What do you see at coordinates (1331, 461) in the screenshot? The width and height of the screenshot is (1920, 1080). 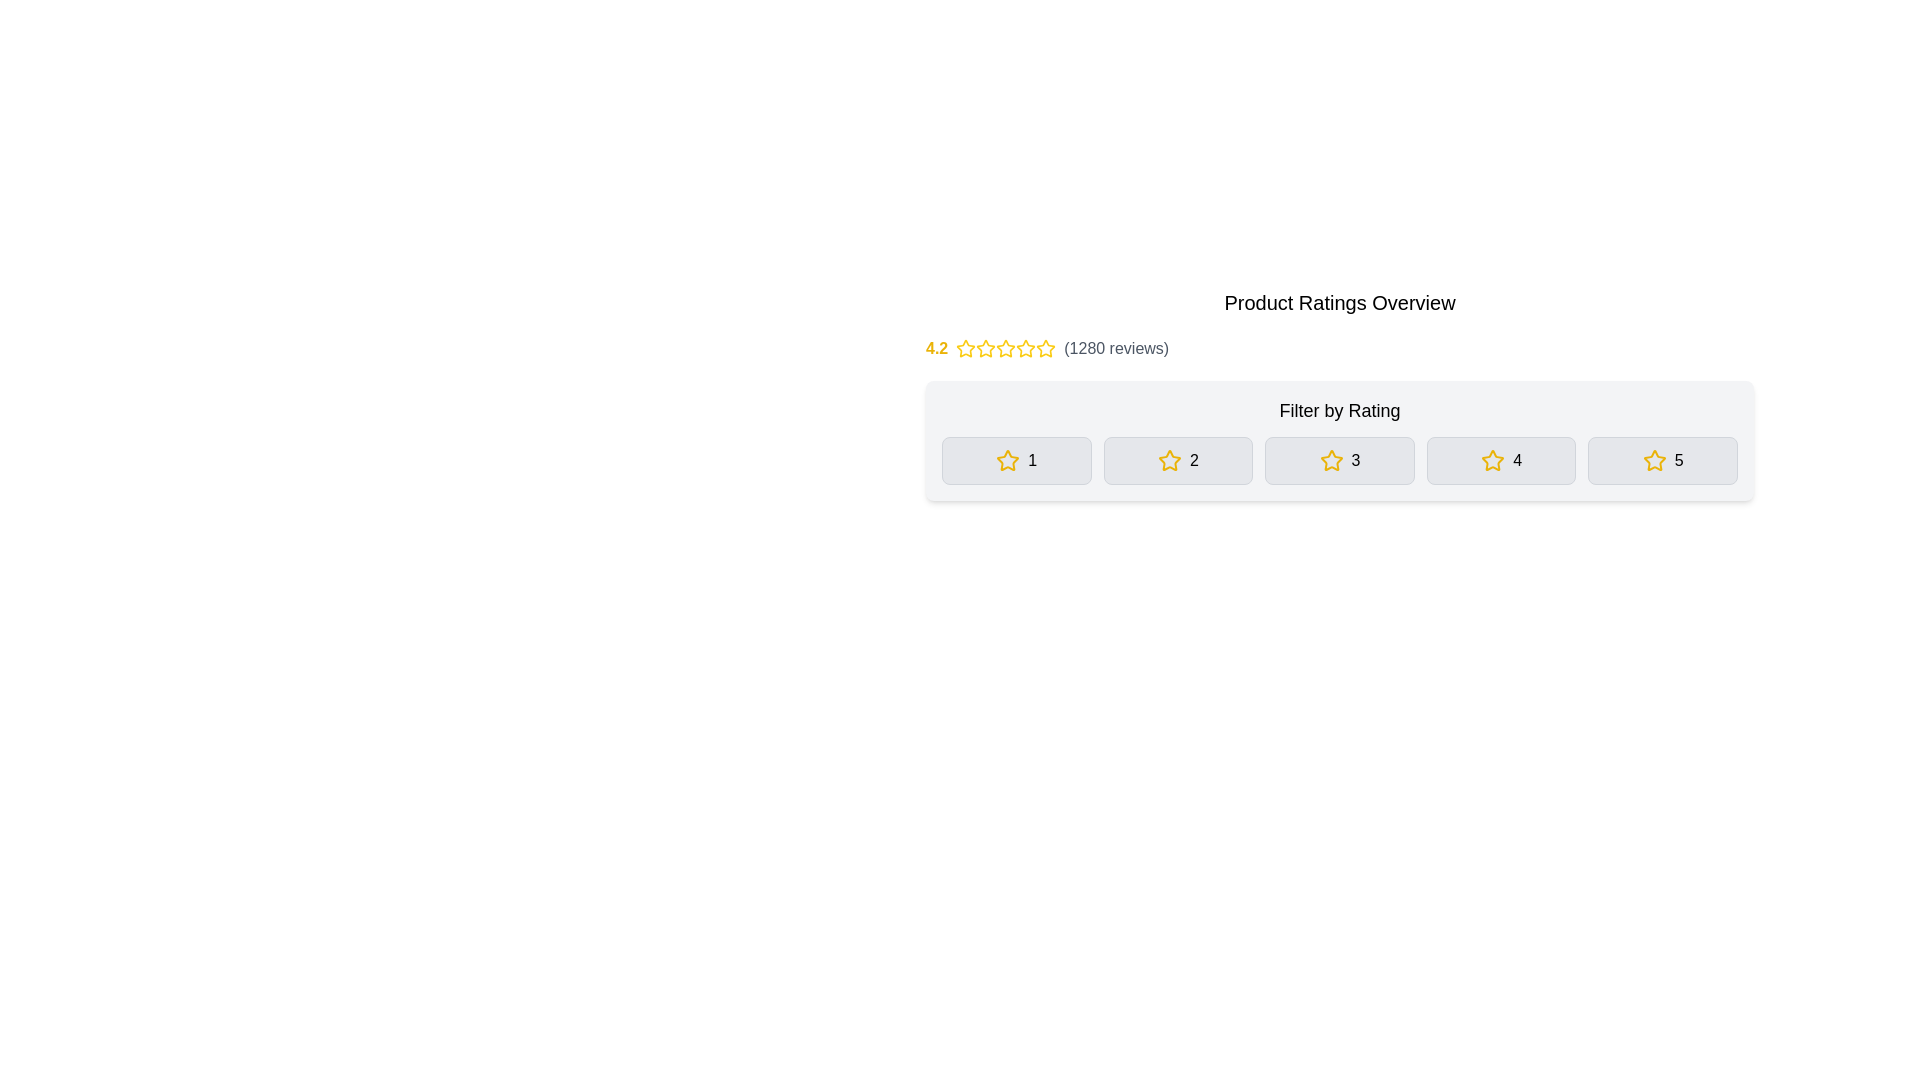 I see `the star icon that indicates a rating of three in the horizontal list of five buttons under 'Filter by Rating'` at bounding box center [1331, 461].